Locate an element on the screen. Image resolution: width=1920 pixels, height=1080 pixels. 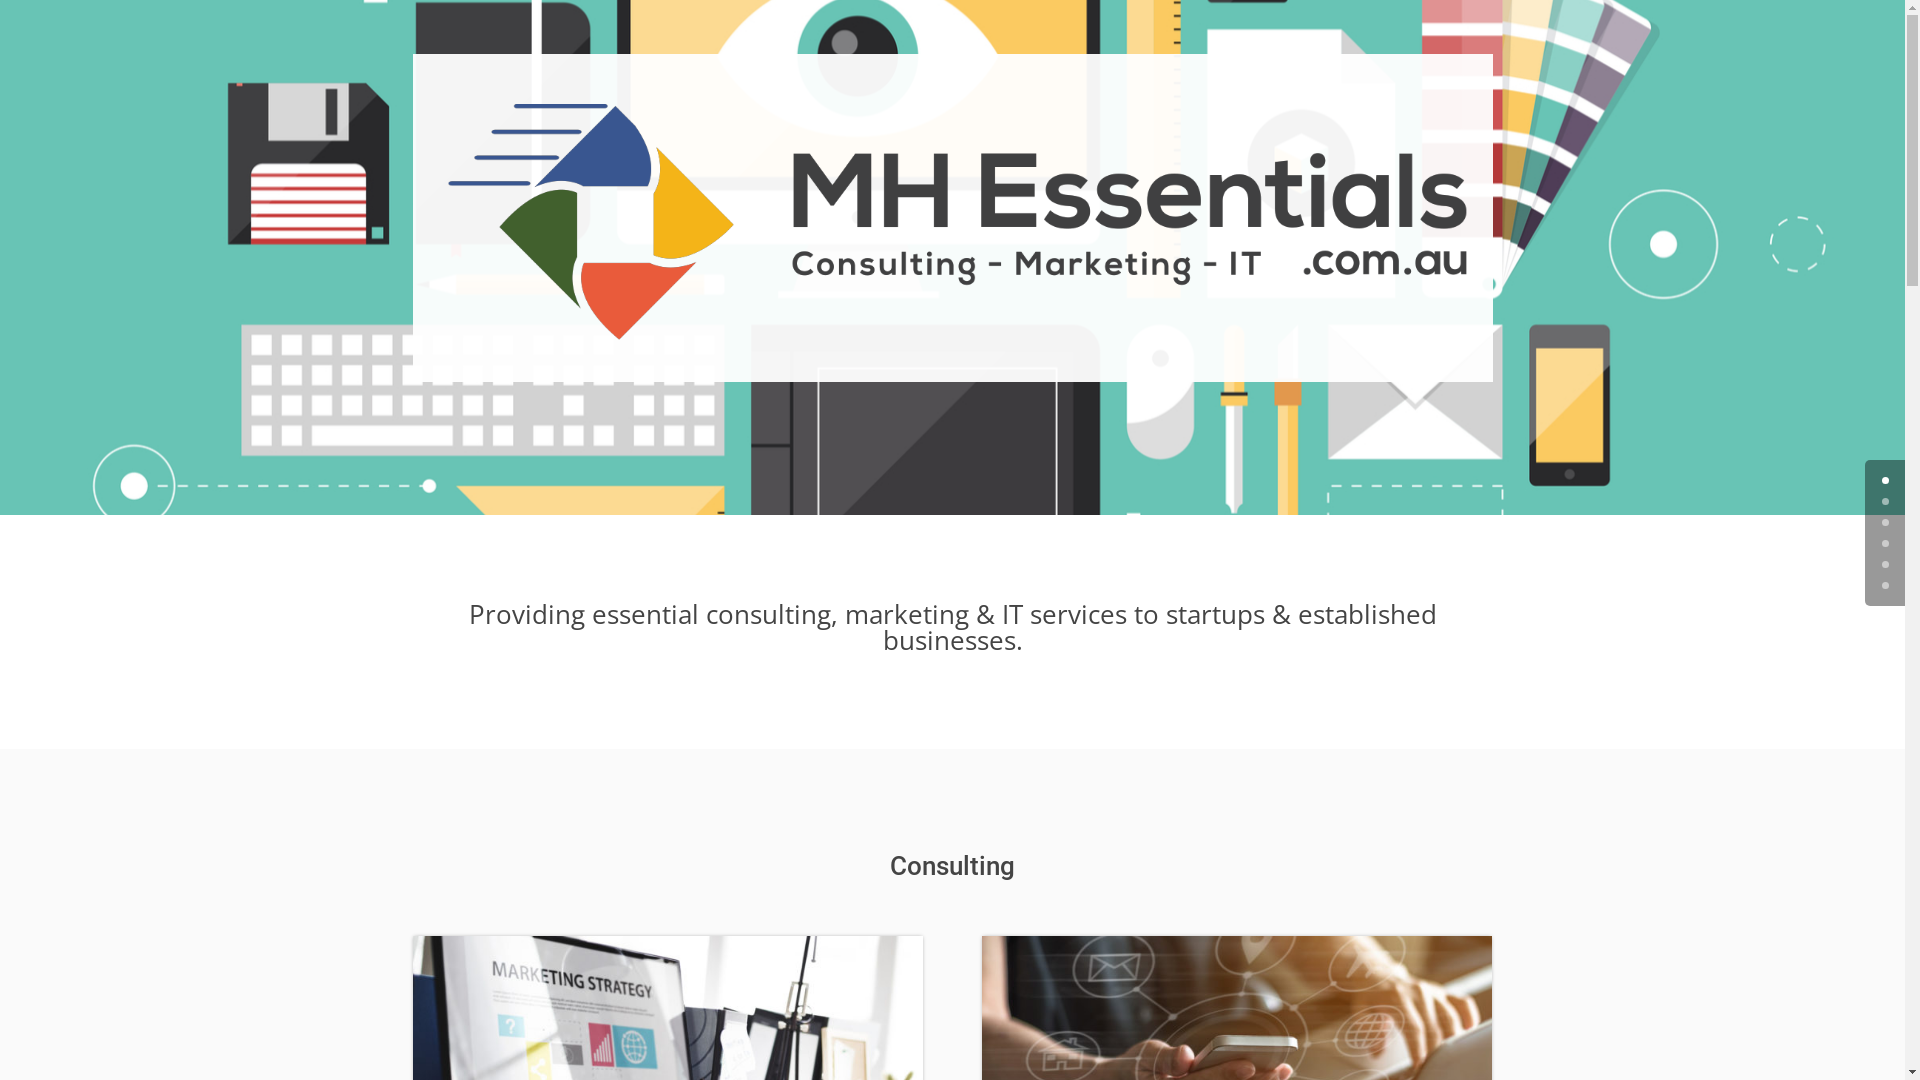
'4' is located at coordinates (1884, 564).